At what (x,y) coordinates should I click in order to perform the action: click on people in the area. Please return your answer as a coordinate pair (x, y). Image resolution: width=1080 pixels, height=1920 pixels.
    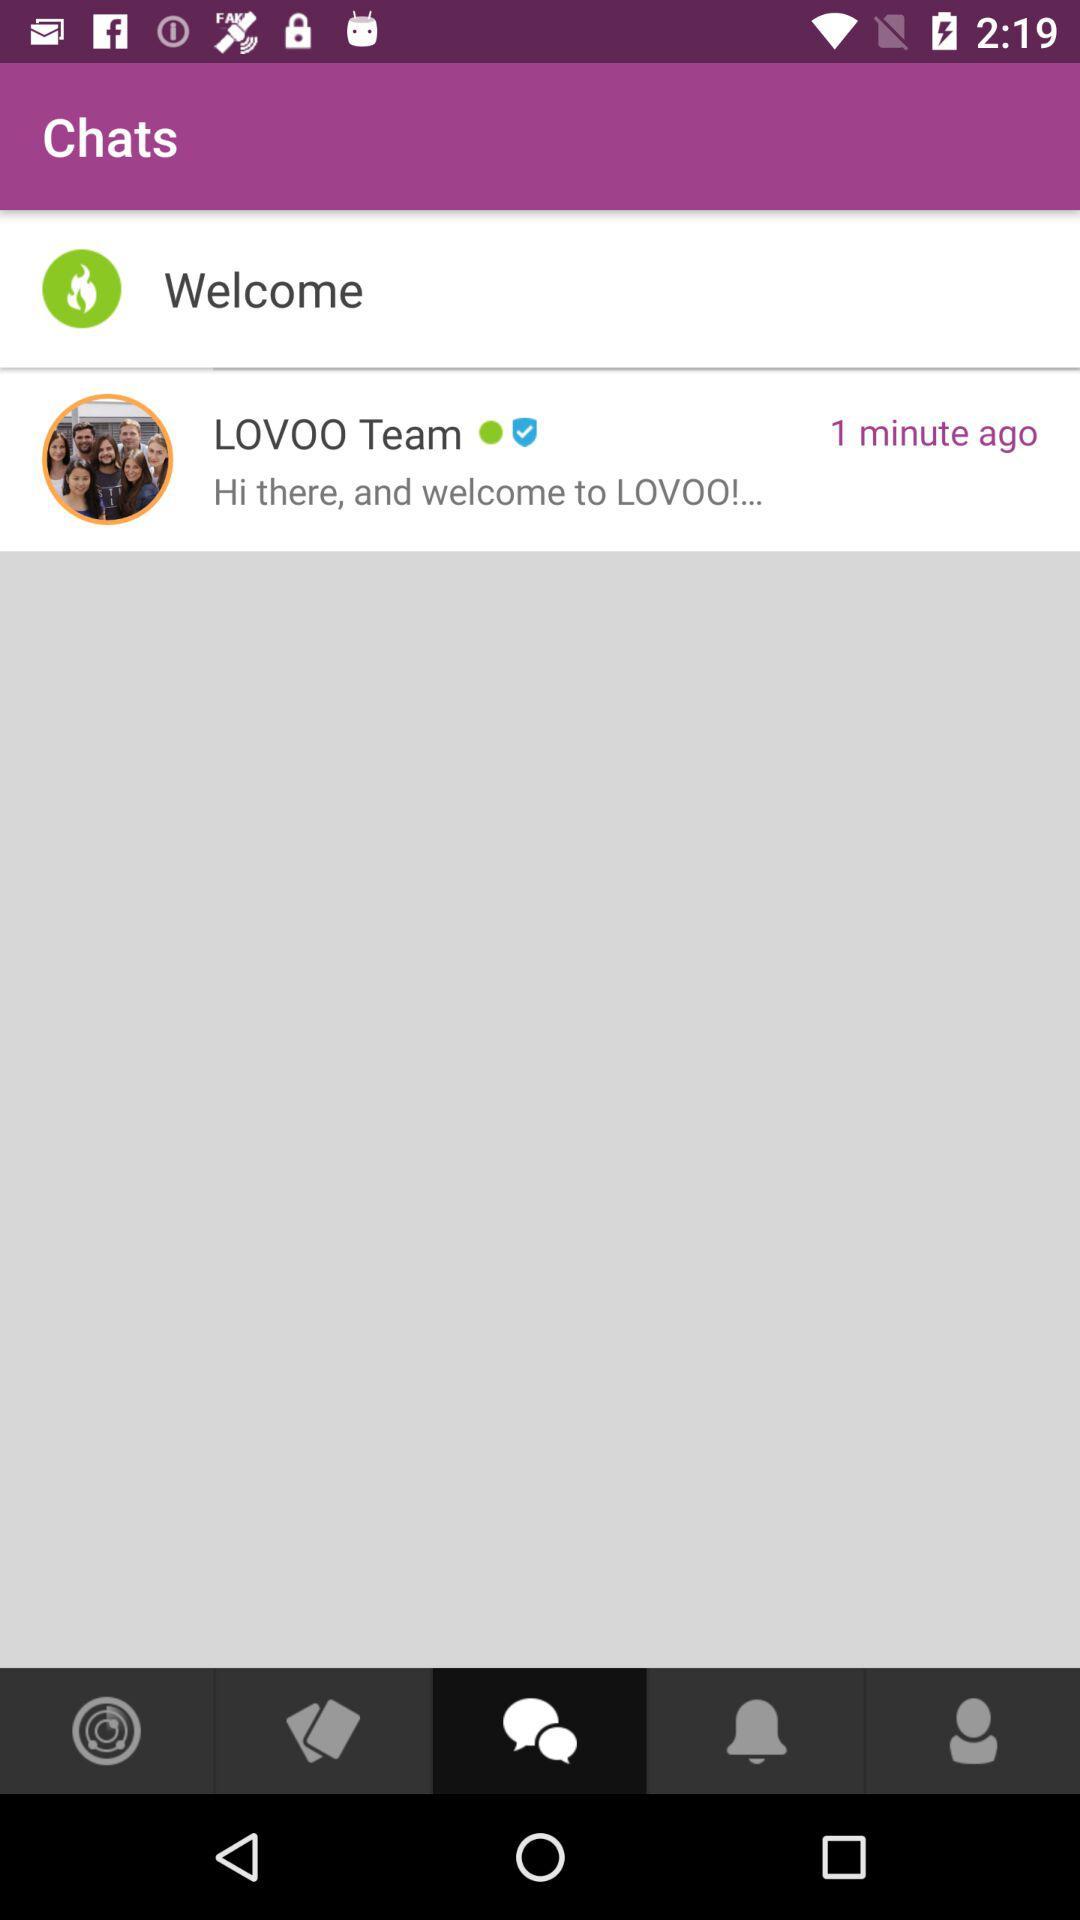
    Looking at the image, I should click on (106, 1730).